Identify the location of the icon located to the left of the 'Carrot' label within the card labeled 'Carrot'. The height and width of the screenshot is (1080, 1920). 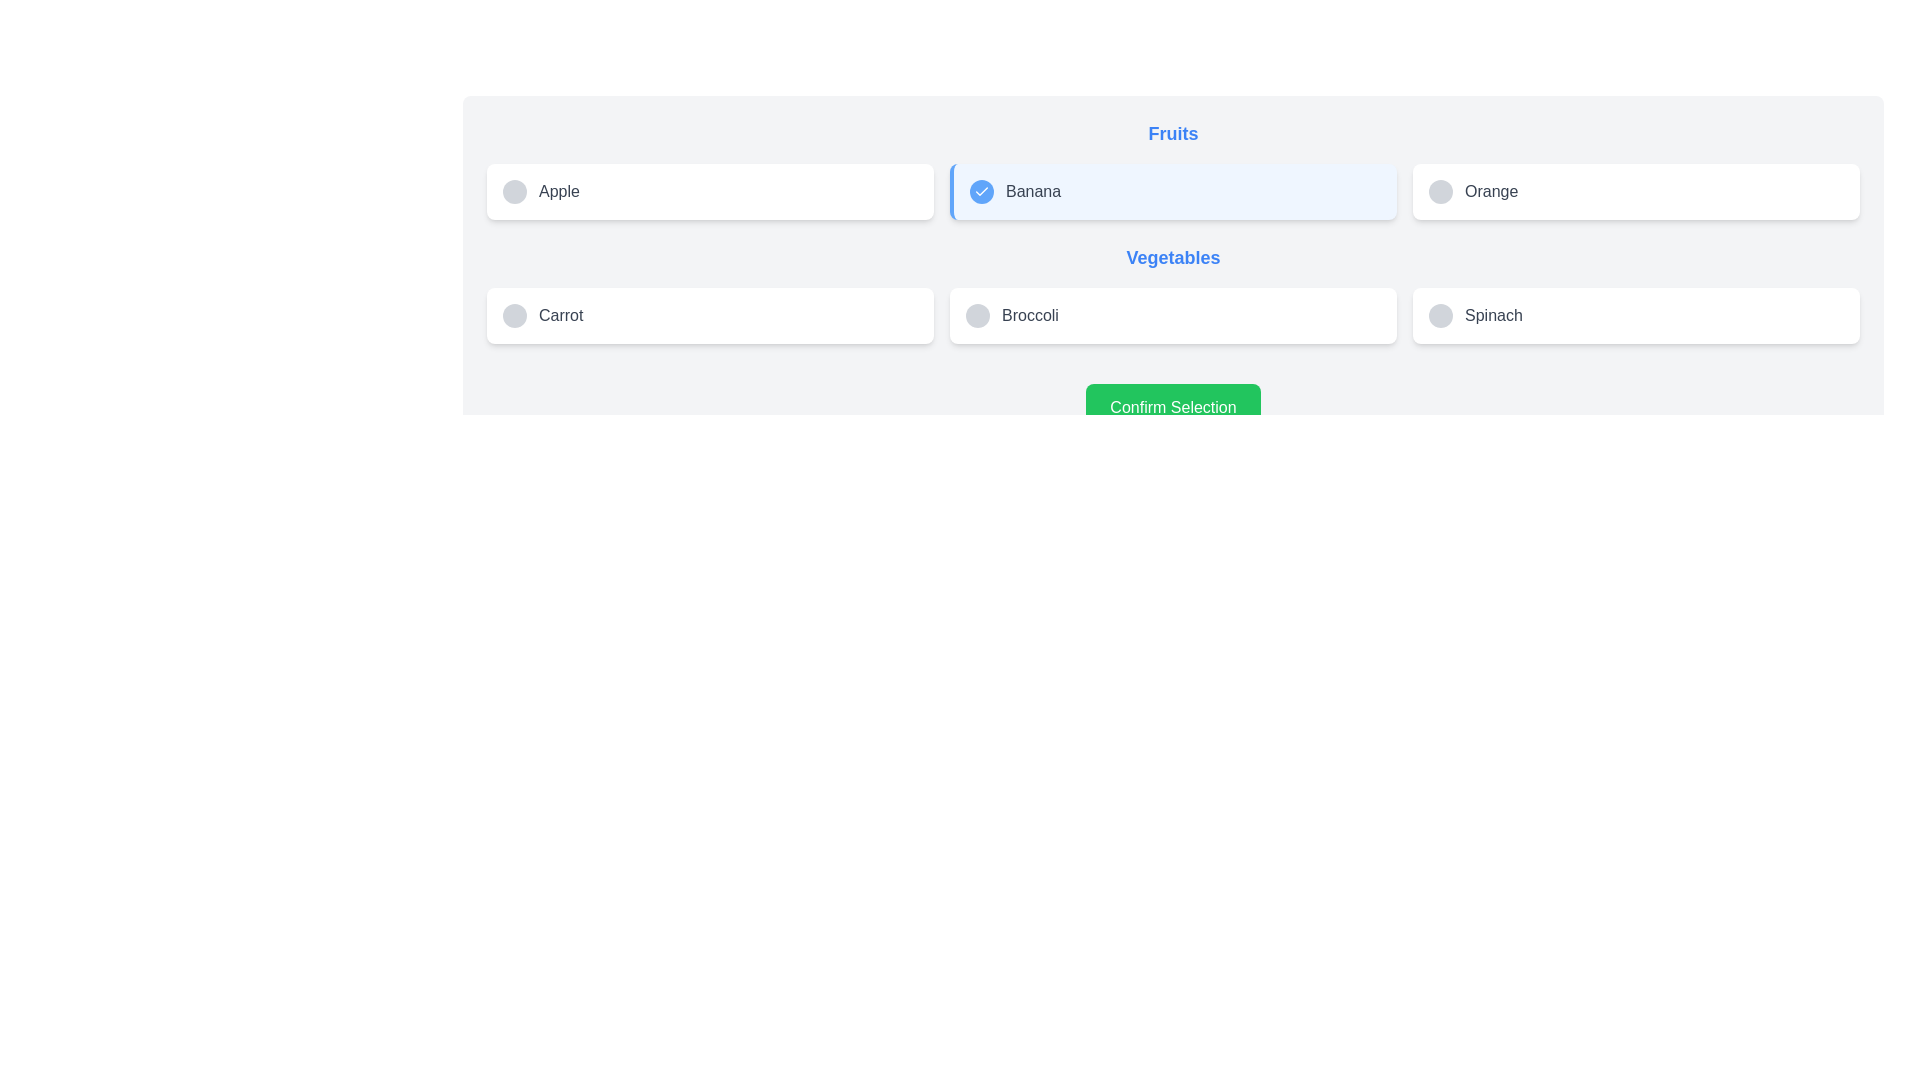
(514, 315).